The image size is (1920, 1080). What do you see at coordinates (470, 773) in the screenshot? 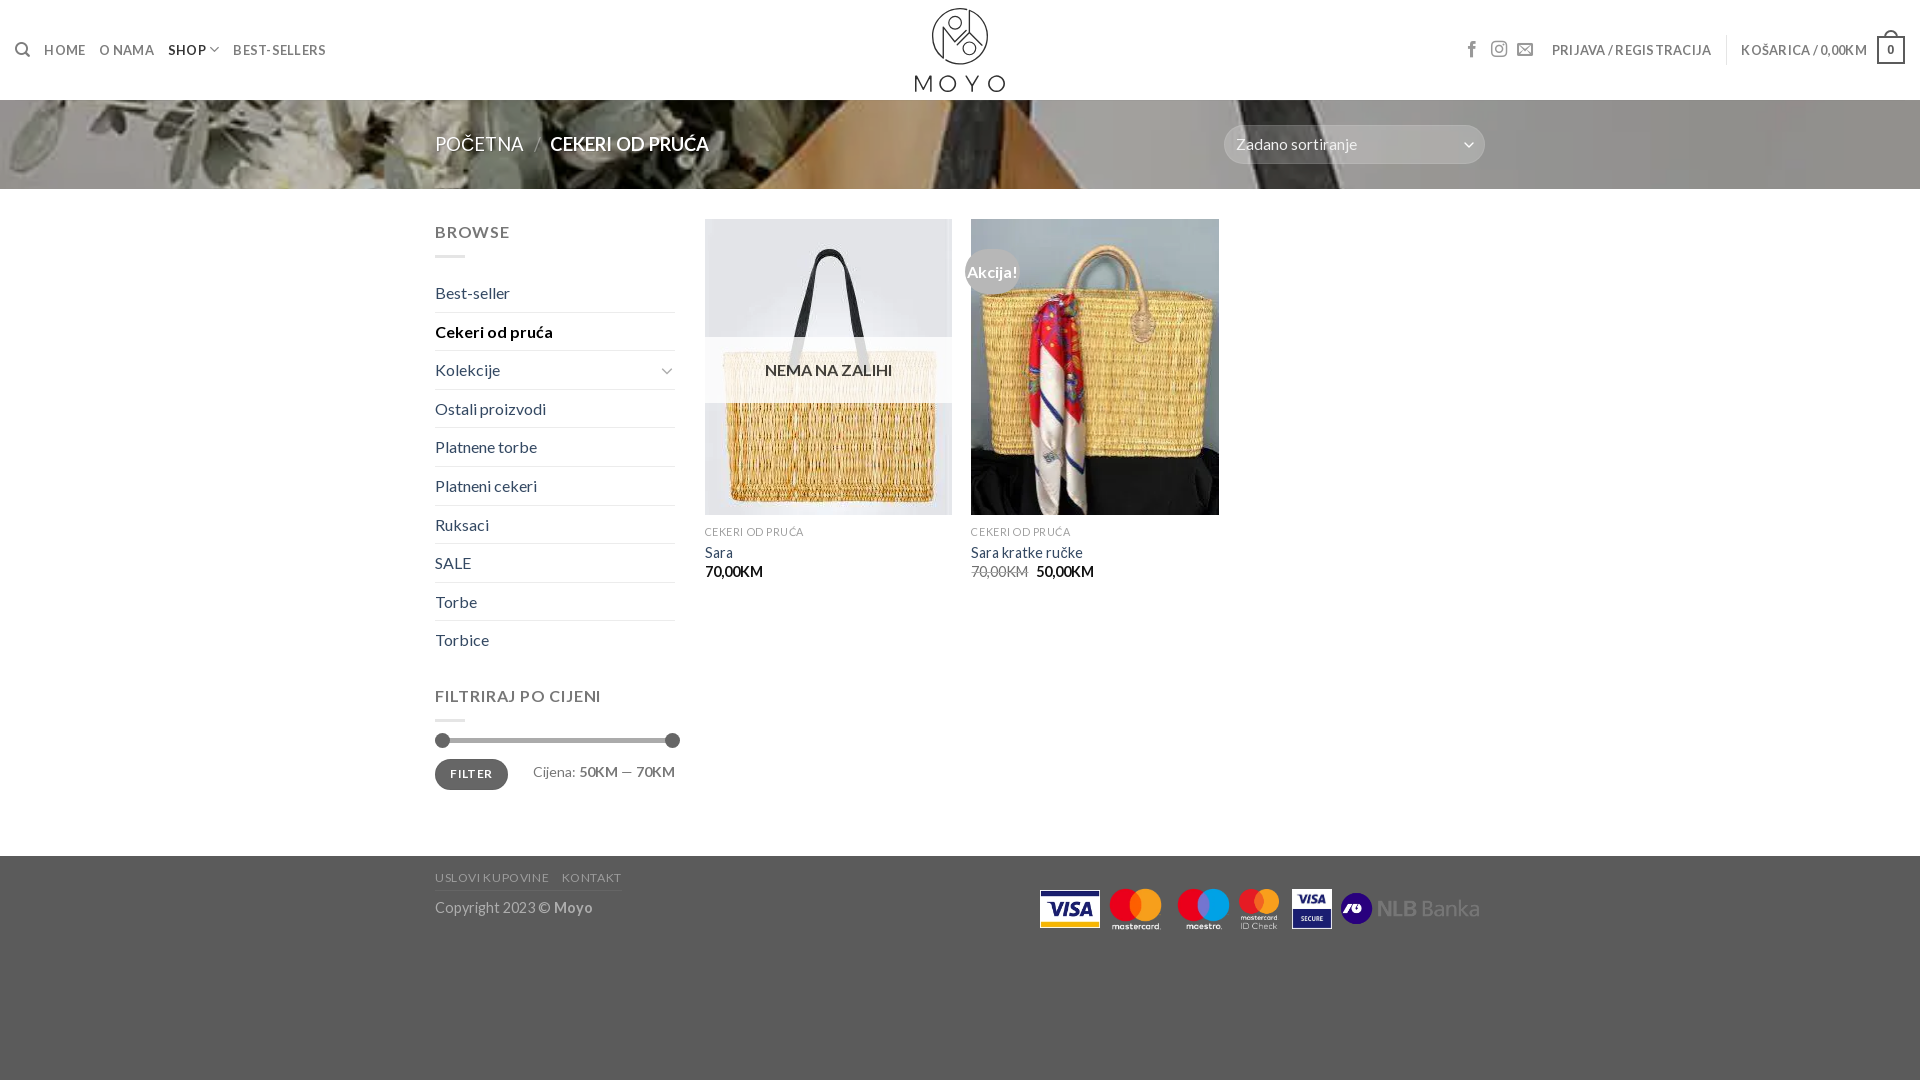
I see `'FILTER'` at bounding box center [470, 773].